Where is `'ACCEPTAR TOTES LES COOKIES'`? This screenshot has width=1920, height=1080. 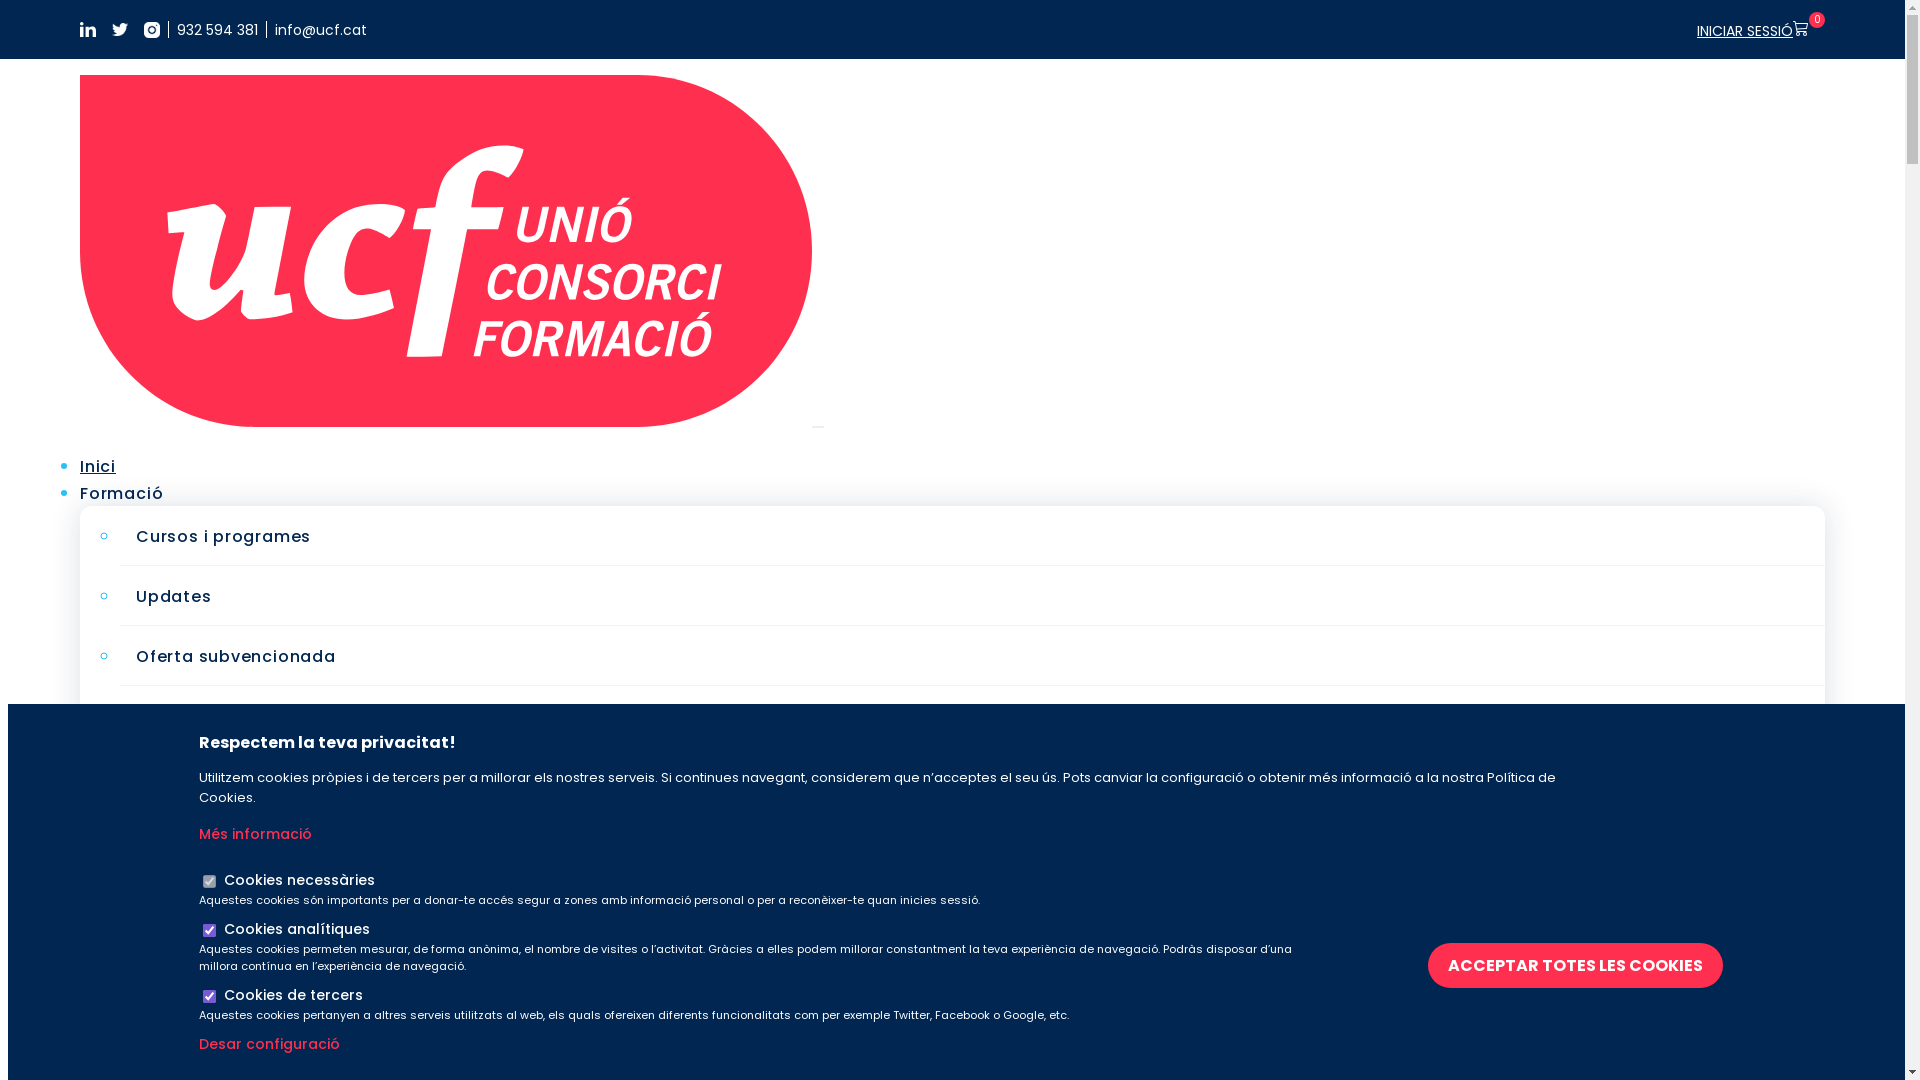 'ACCEPTAR TOTES LES COOKIES' is located at coordinates (1574, 963).